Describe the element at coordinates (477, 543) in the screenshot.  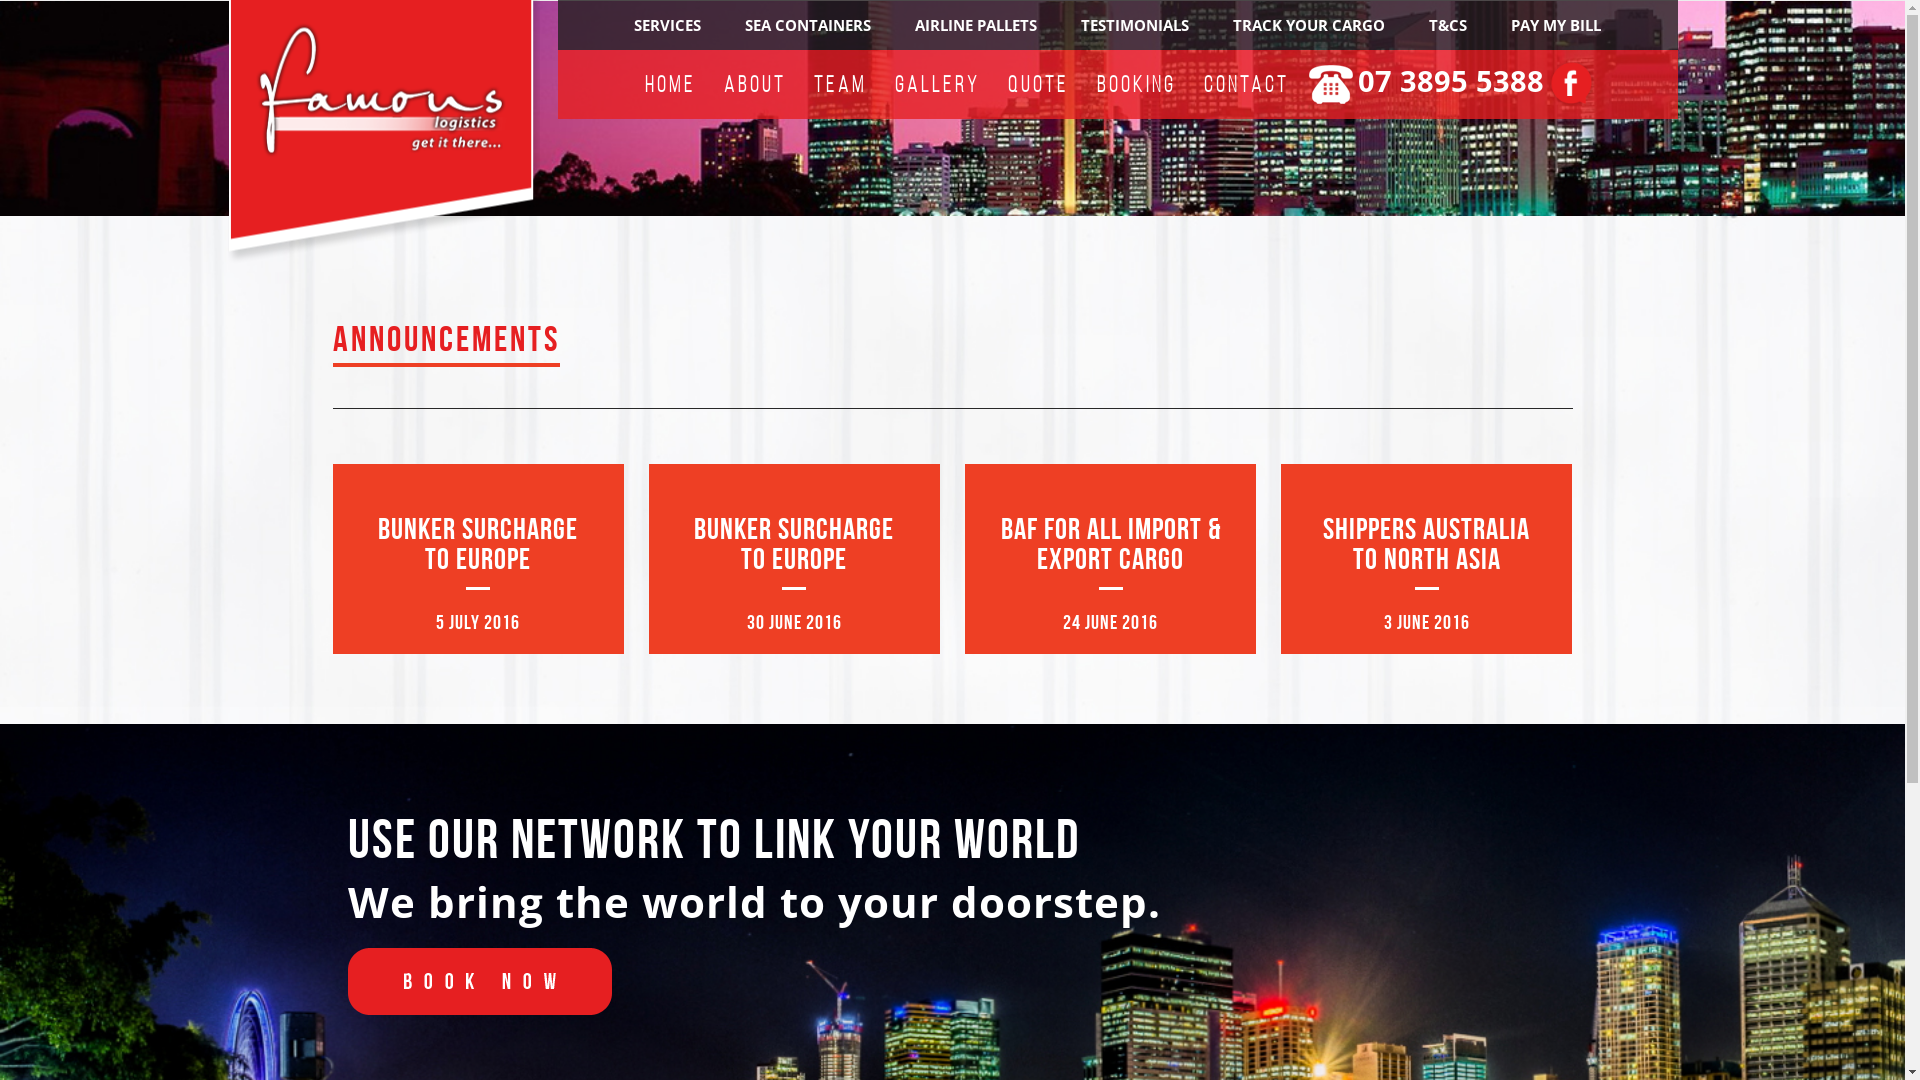
I see `'BUNKER SURCHARGE` at that location.